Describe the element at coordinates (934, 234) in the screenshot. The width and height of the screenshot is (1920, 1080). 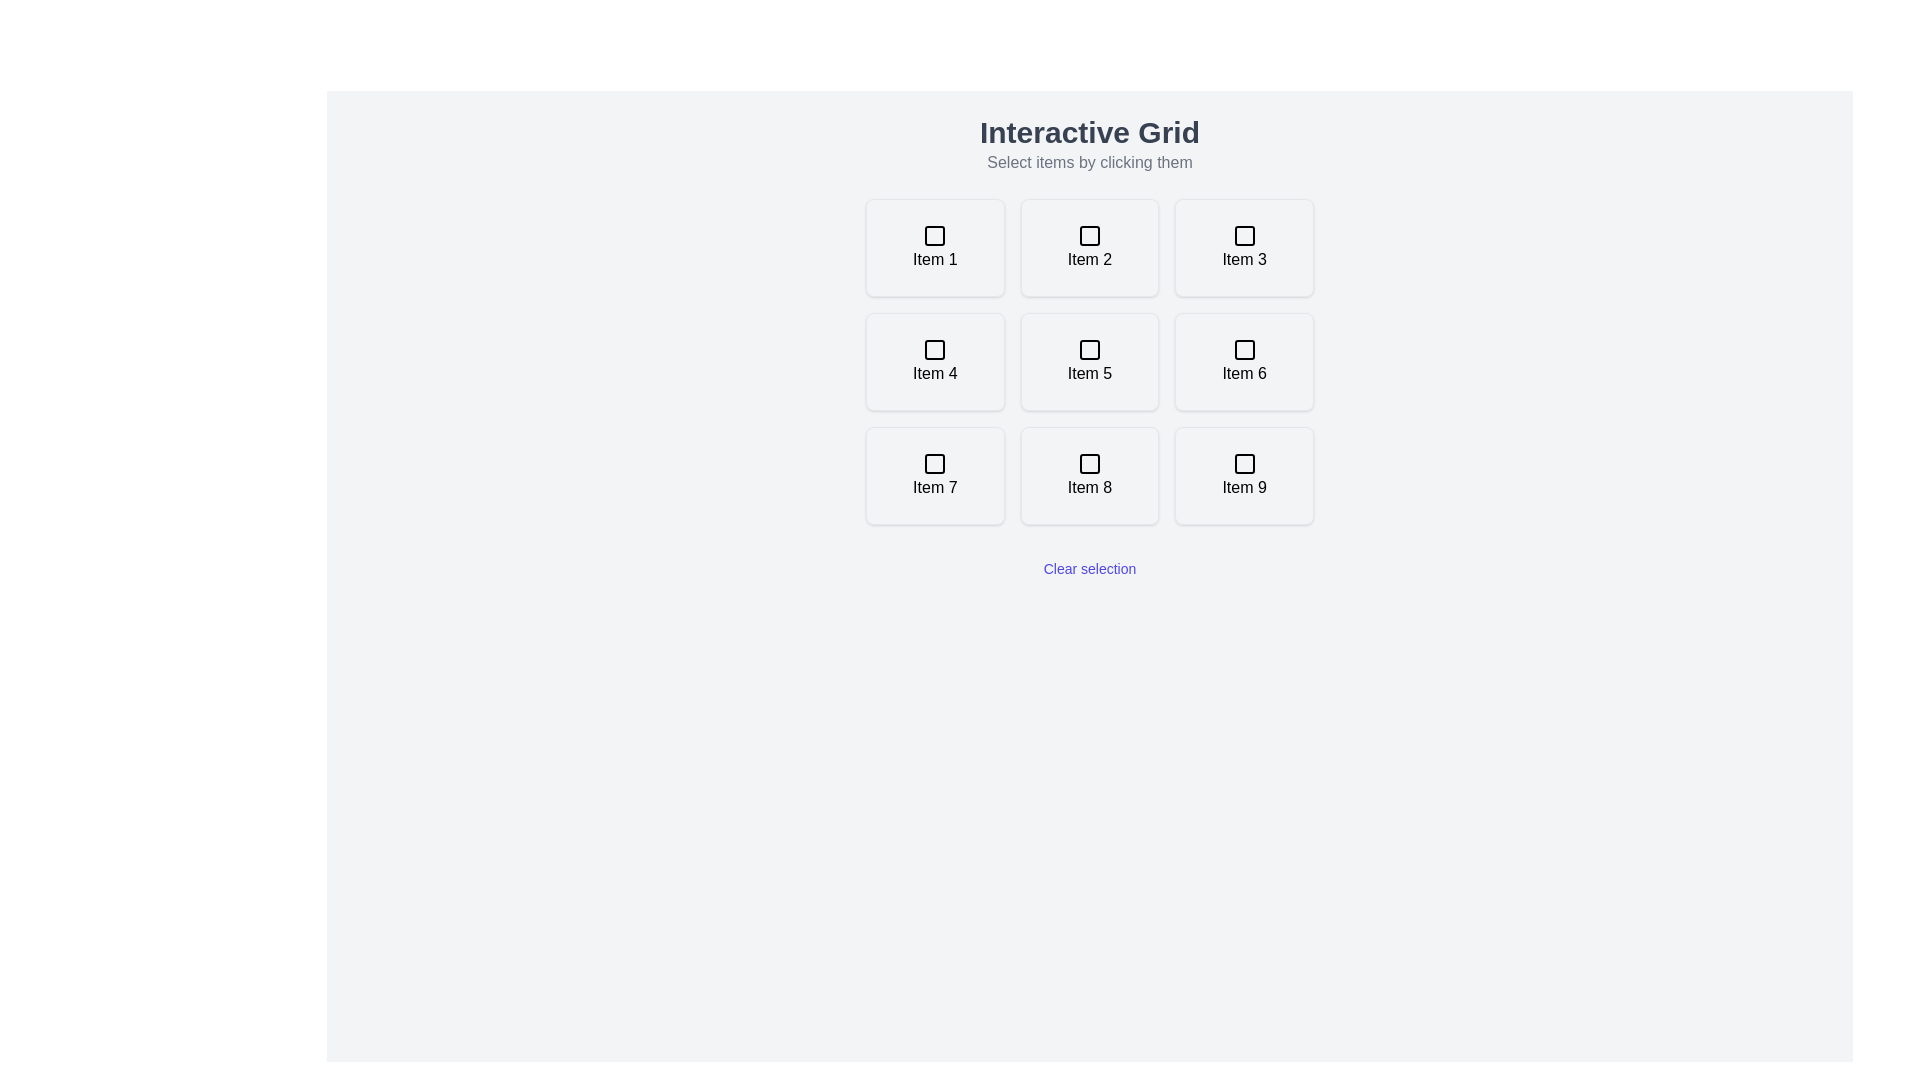
I see `the top-left icon in the 3x3 grid to interact with Item 1` at that location.